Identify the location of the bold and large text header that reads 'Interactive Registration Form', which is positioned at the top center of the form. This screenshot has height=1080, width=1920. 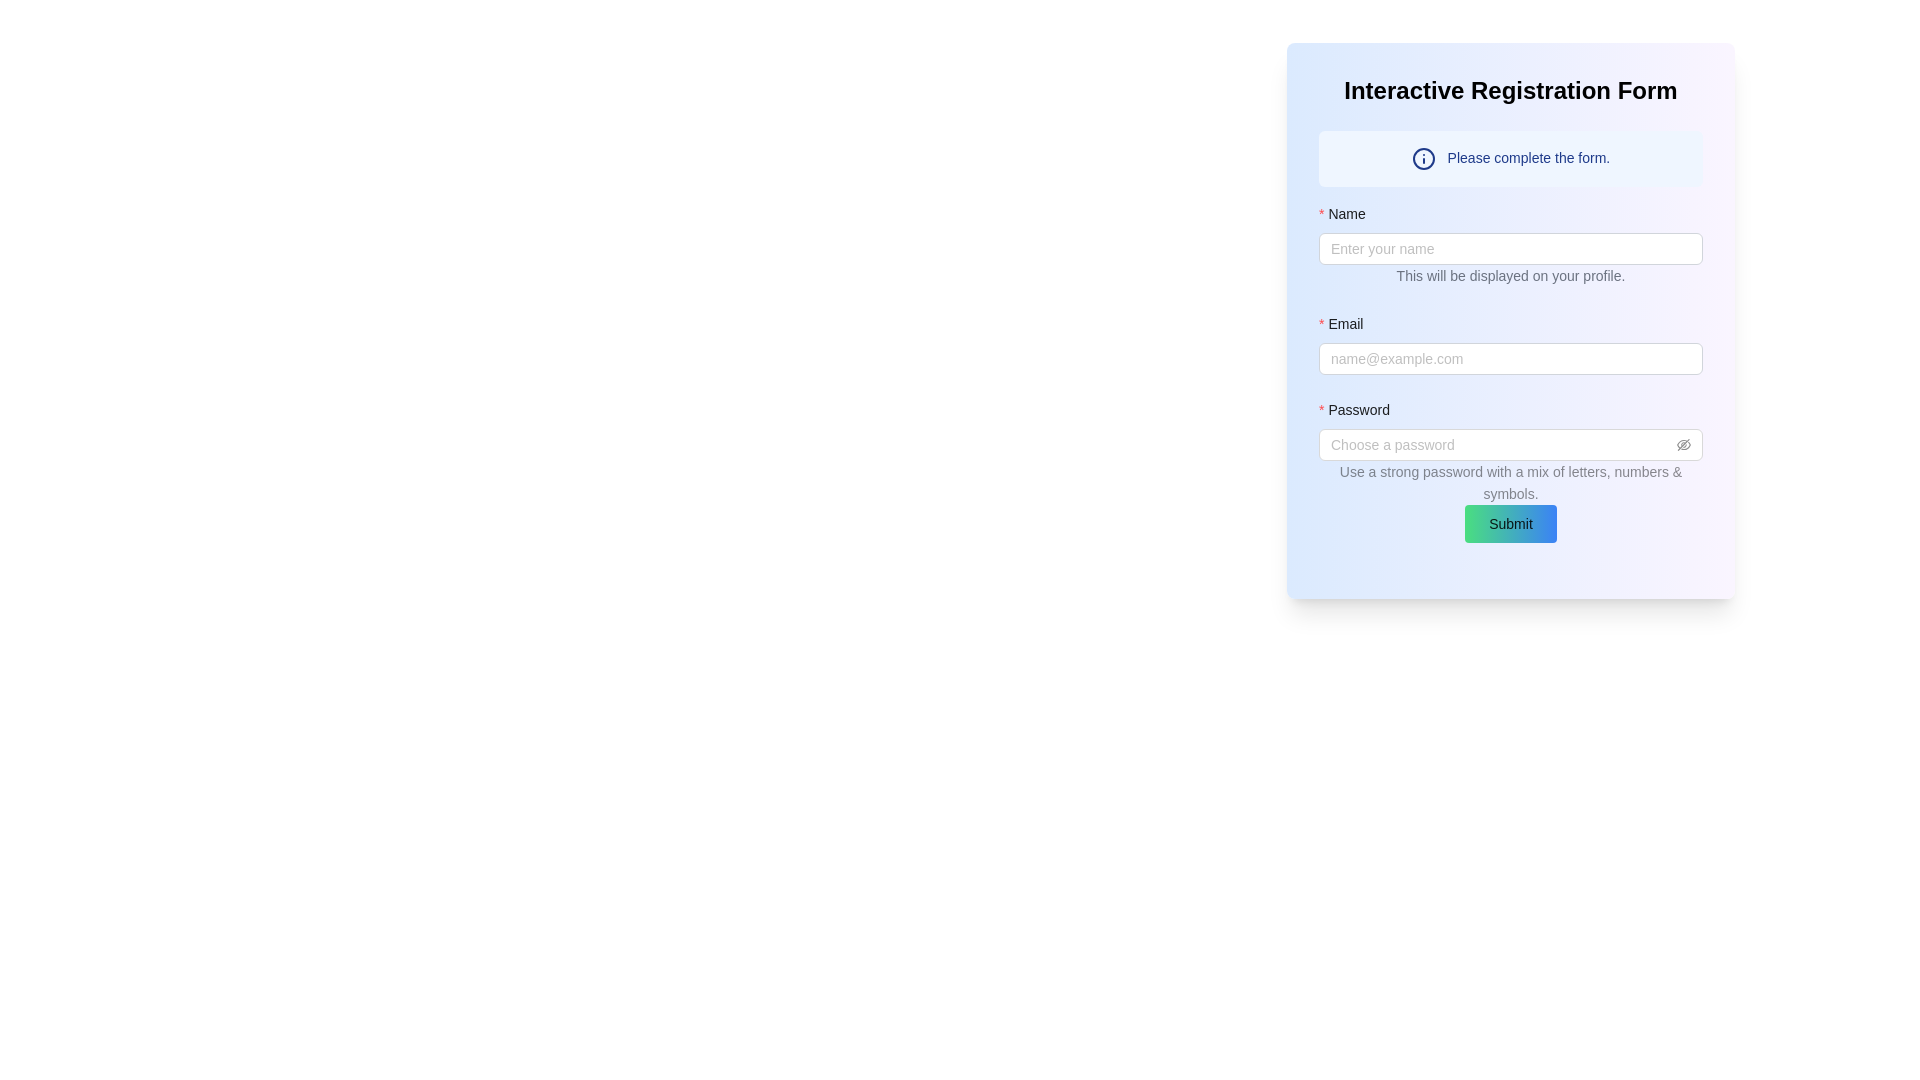
(1511, 91).